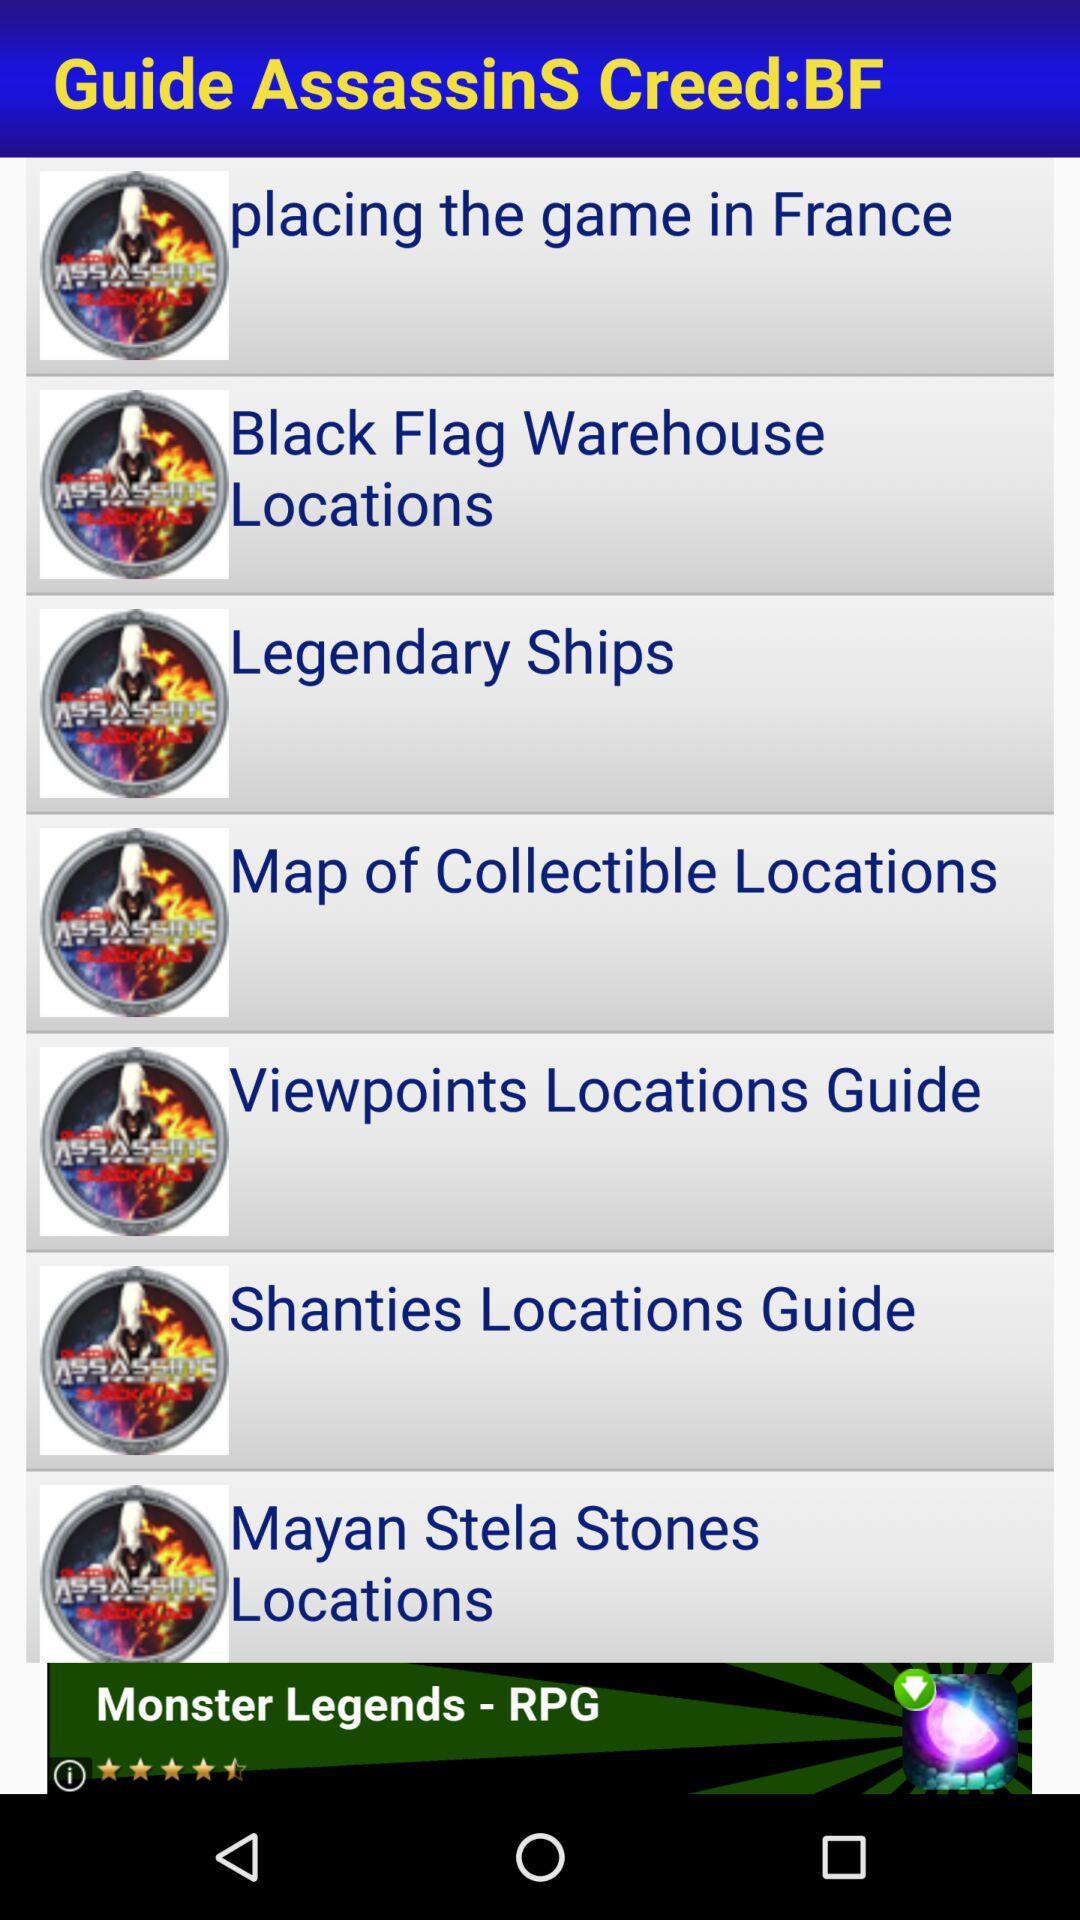  Describe the element at coordinates (540, 264) in the screenshot. I see `icon above the black flag warehouse item` at that location.